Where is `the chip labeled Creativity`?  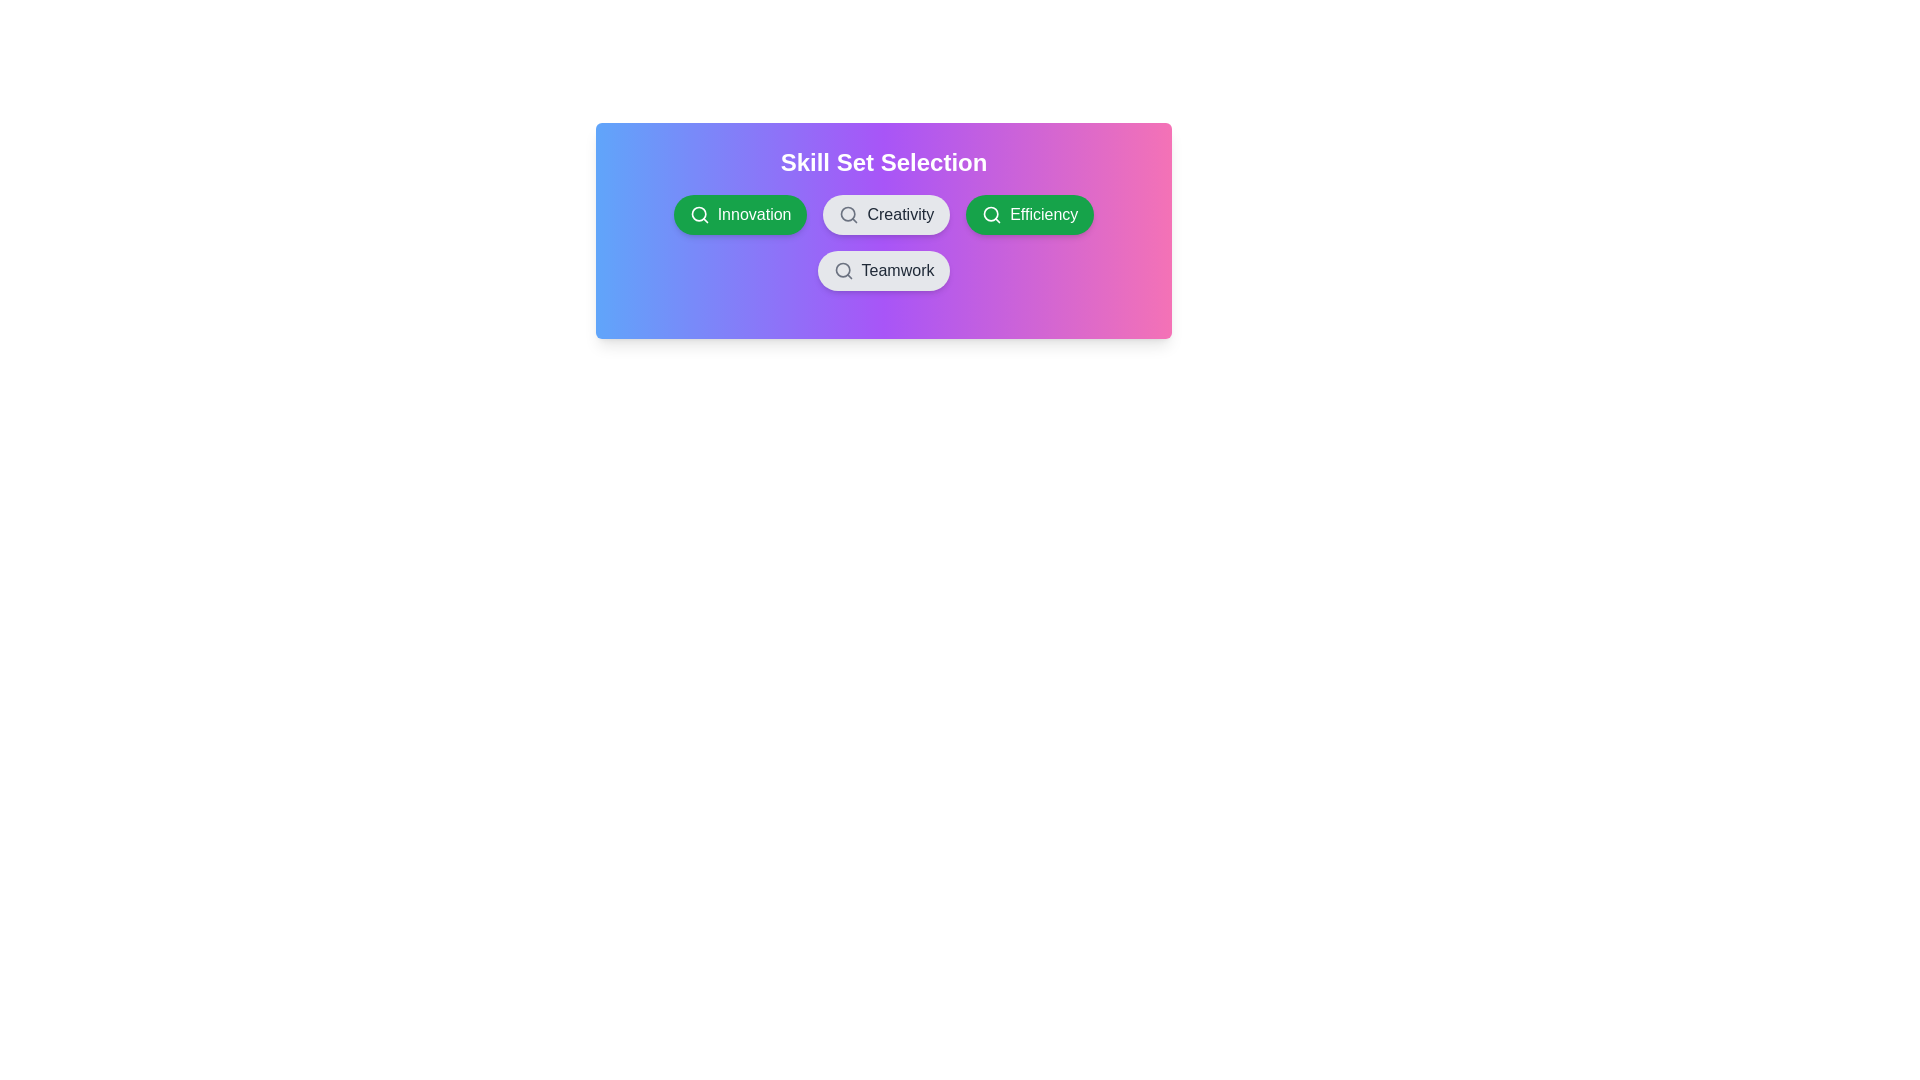 the chip labeled Creativity is located at coordinates (885, 215).